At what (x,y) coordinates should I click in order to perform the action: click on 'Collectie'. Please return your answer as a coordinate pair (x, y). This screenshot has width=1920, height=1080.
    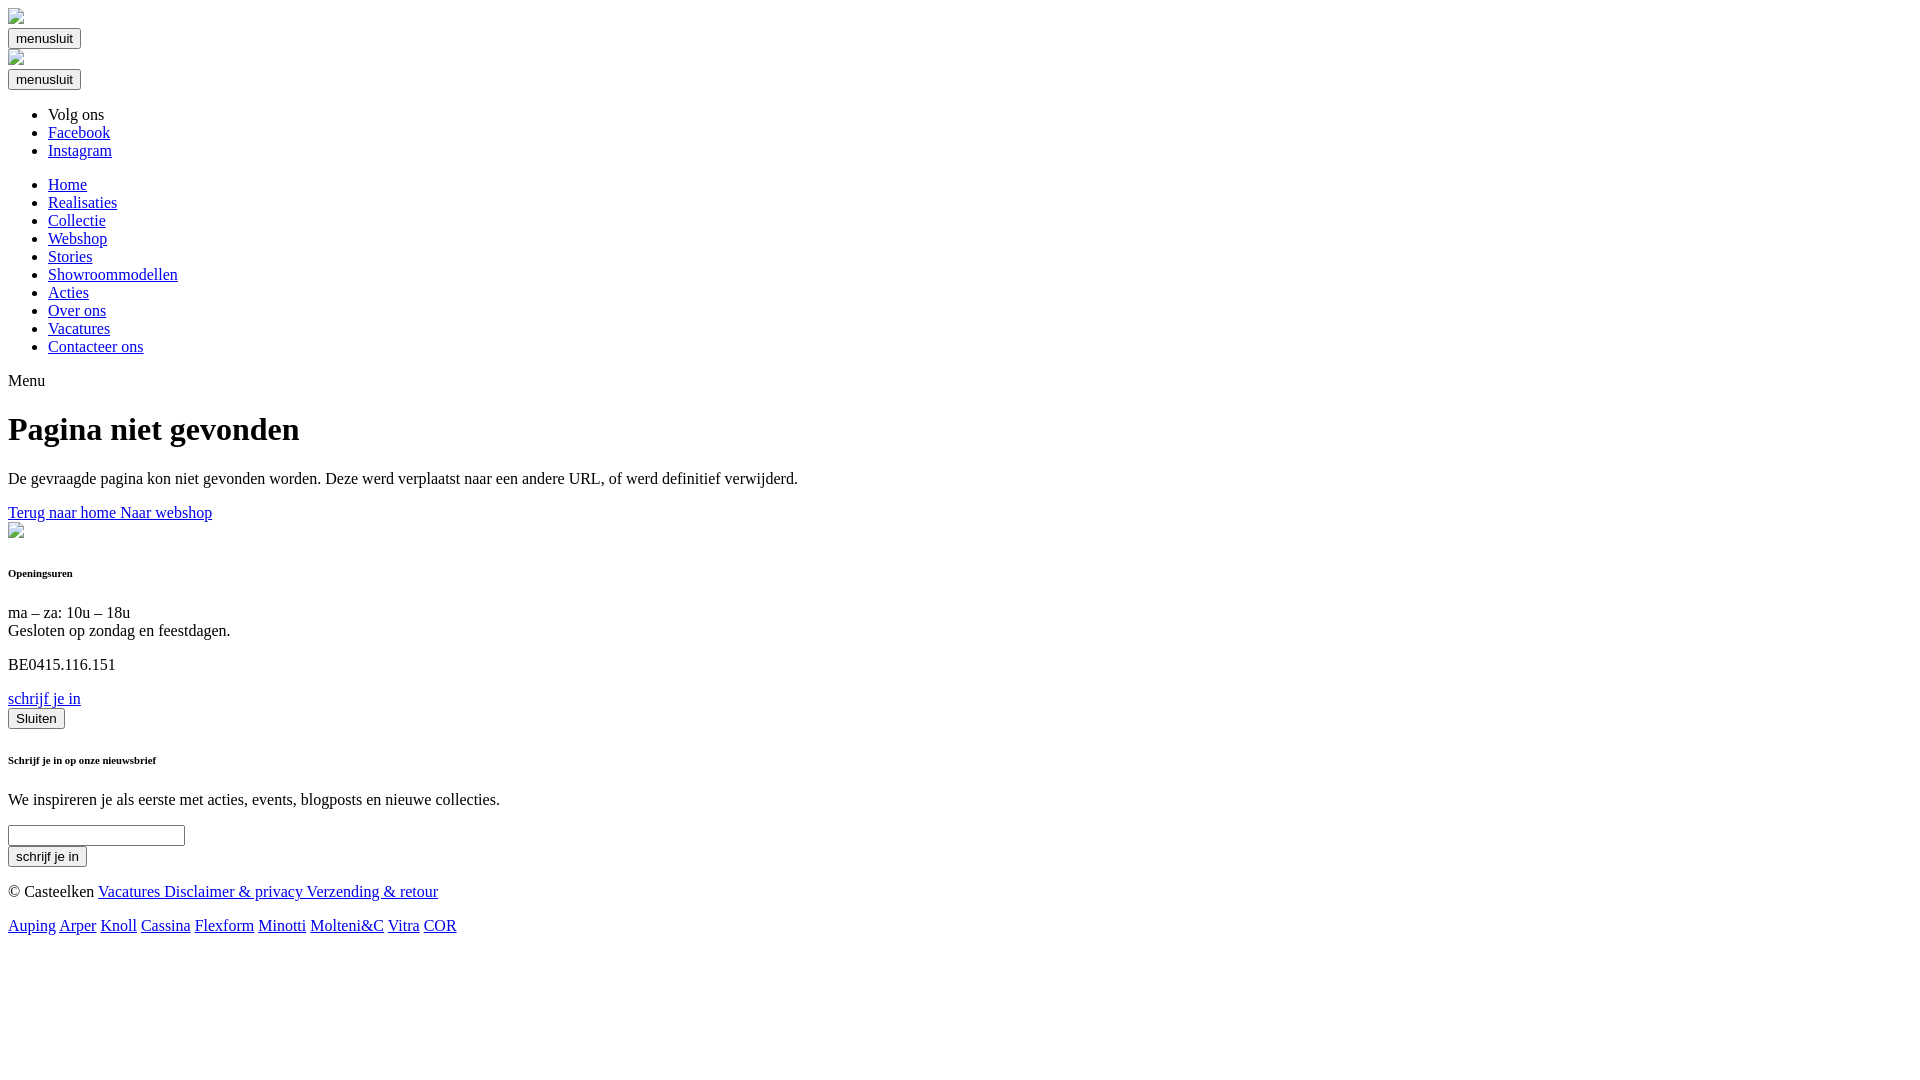
    Looking at the image, I should click on (76, 220).